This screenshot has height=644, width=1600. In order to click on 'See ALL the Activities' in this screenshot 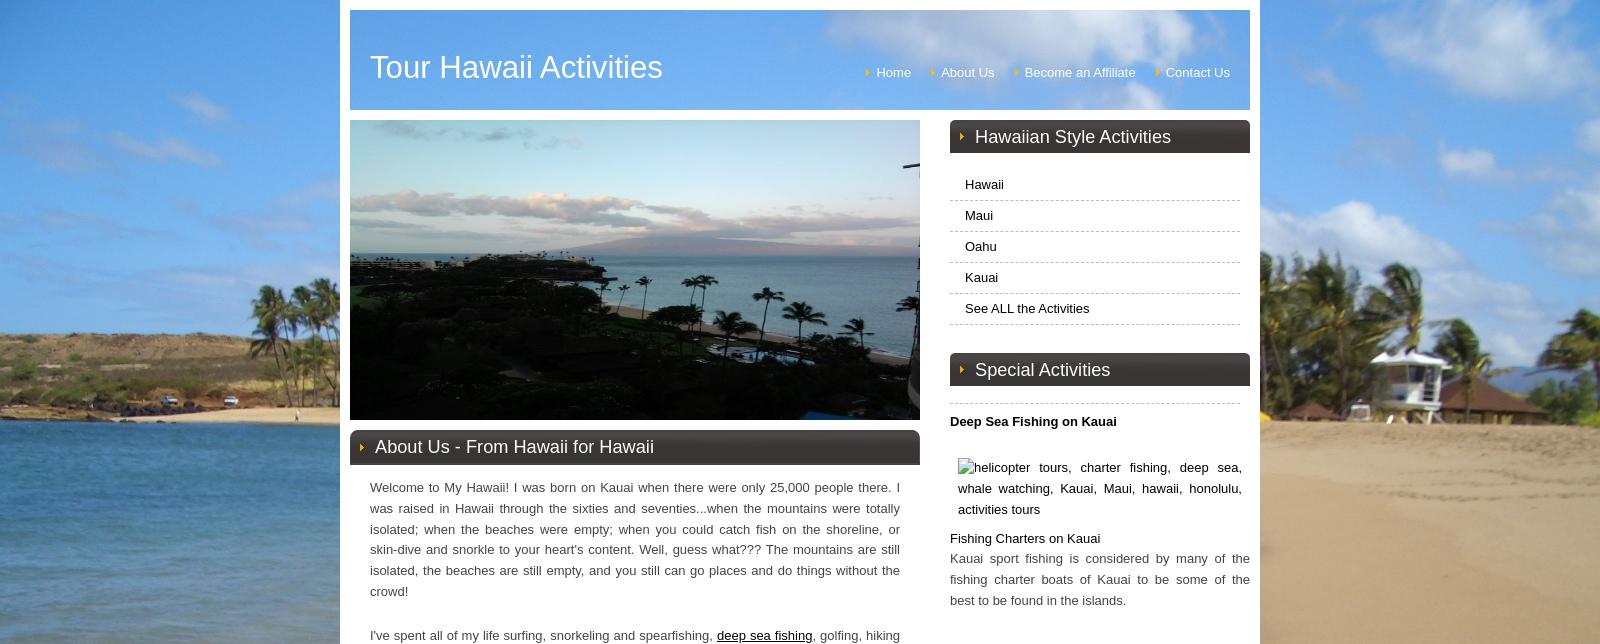, I will do `click(963, 307)`.